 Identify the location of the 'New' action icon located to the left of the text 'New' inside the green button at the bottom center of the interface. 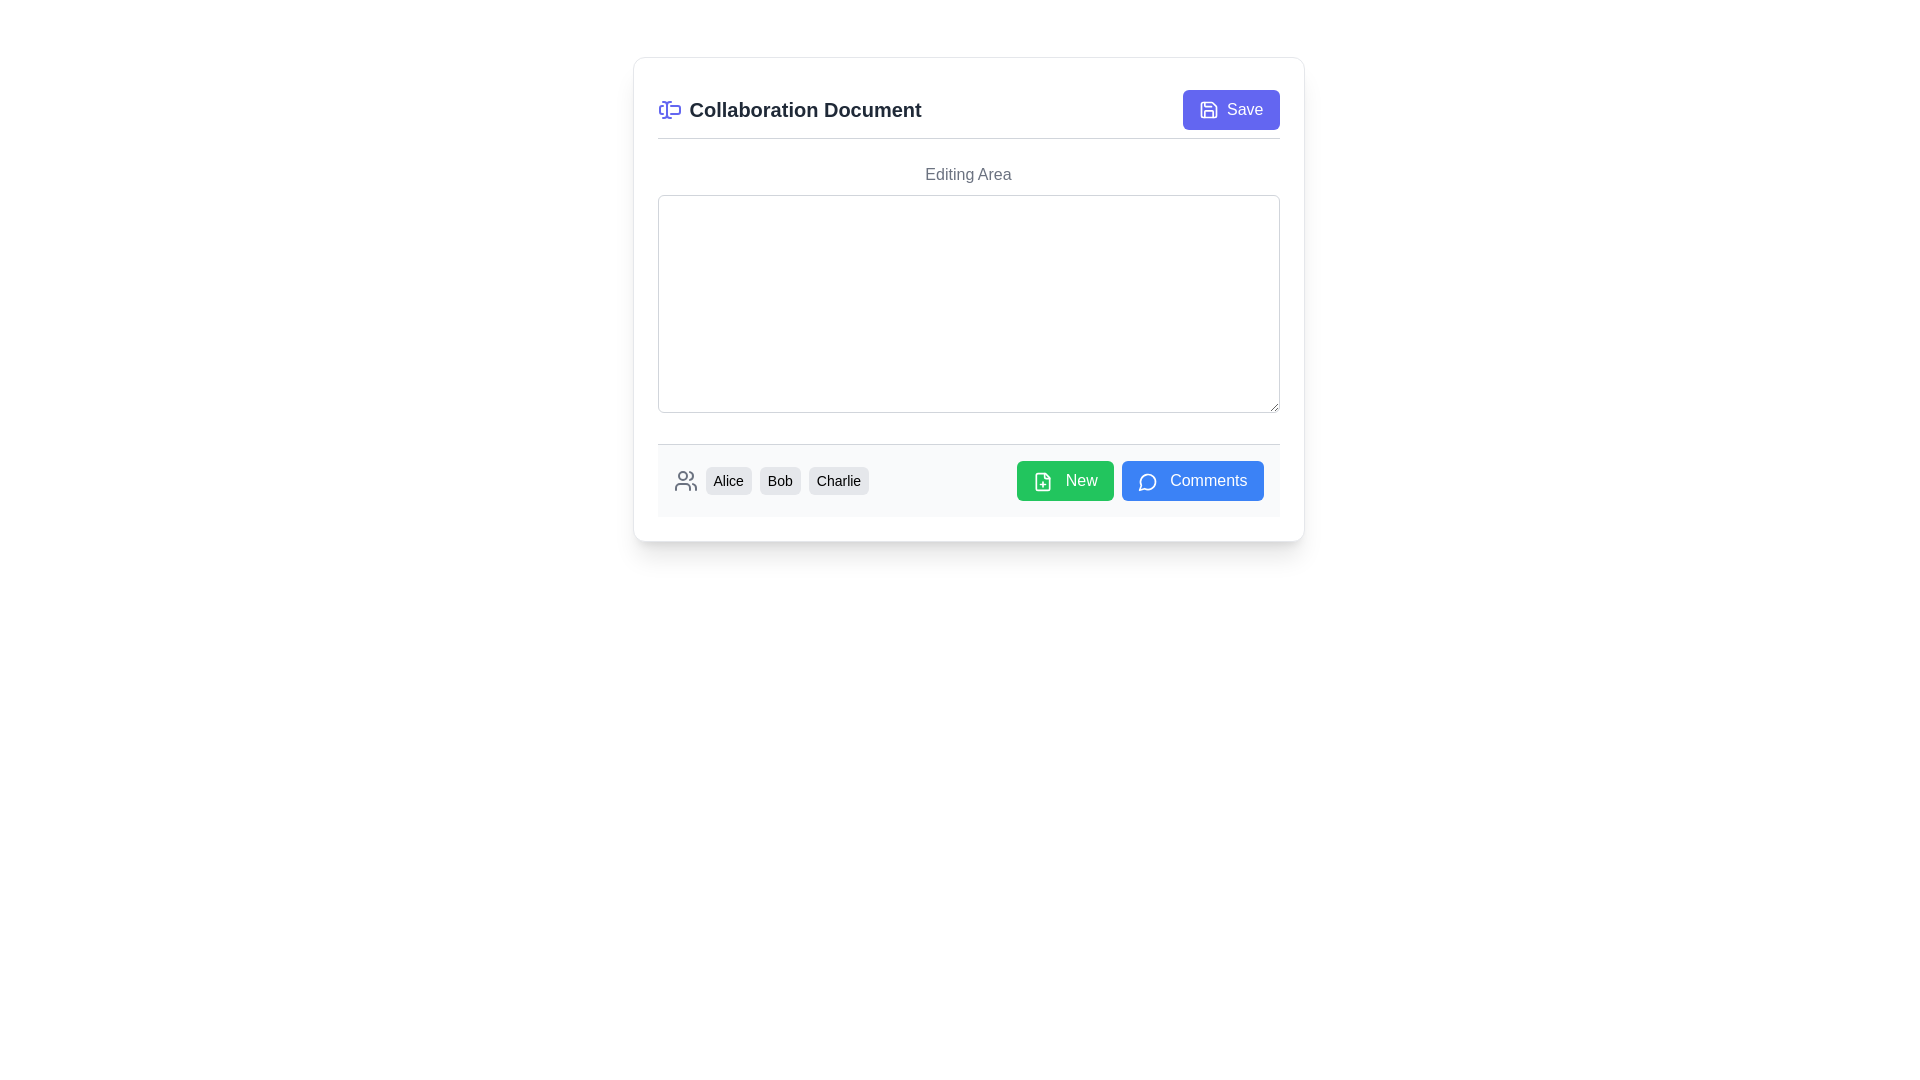
(1042, 481).